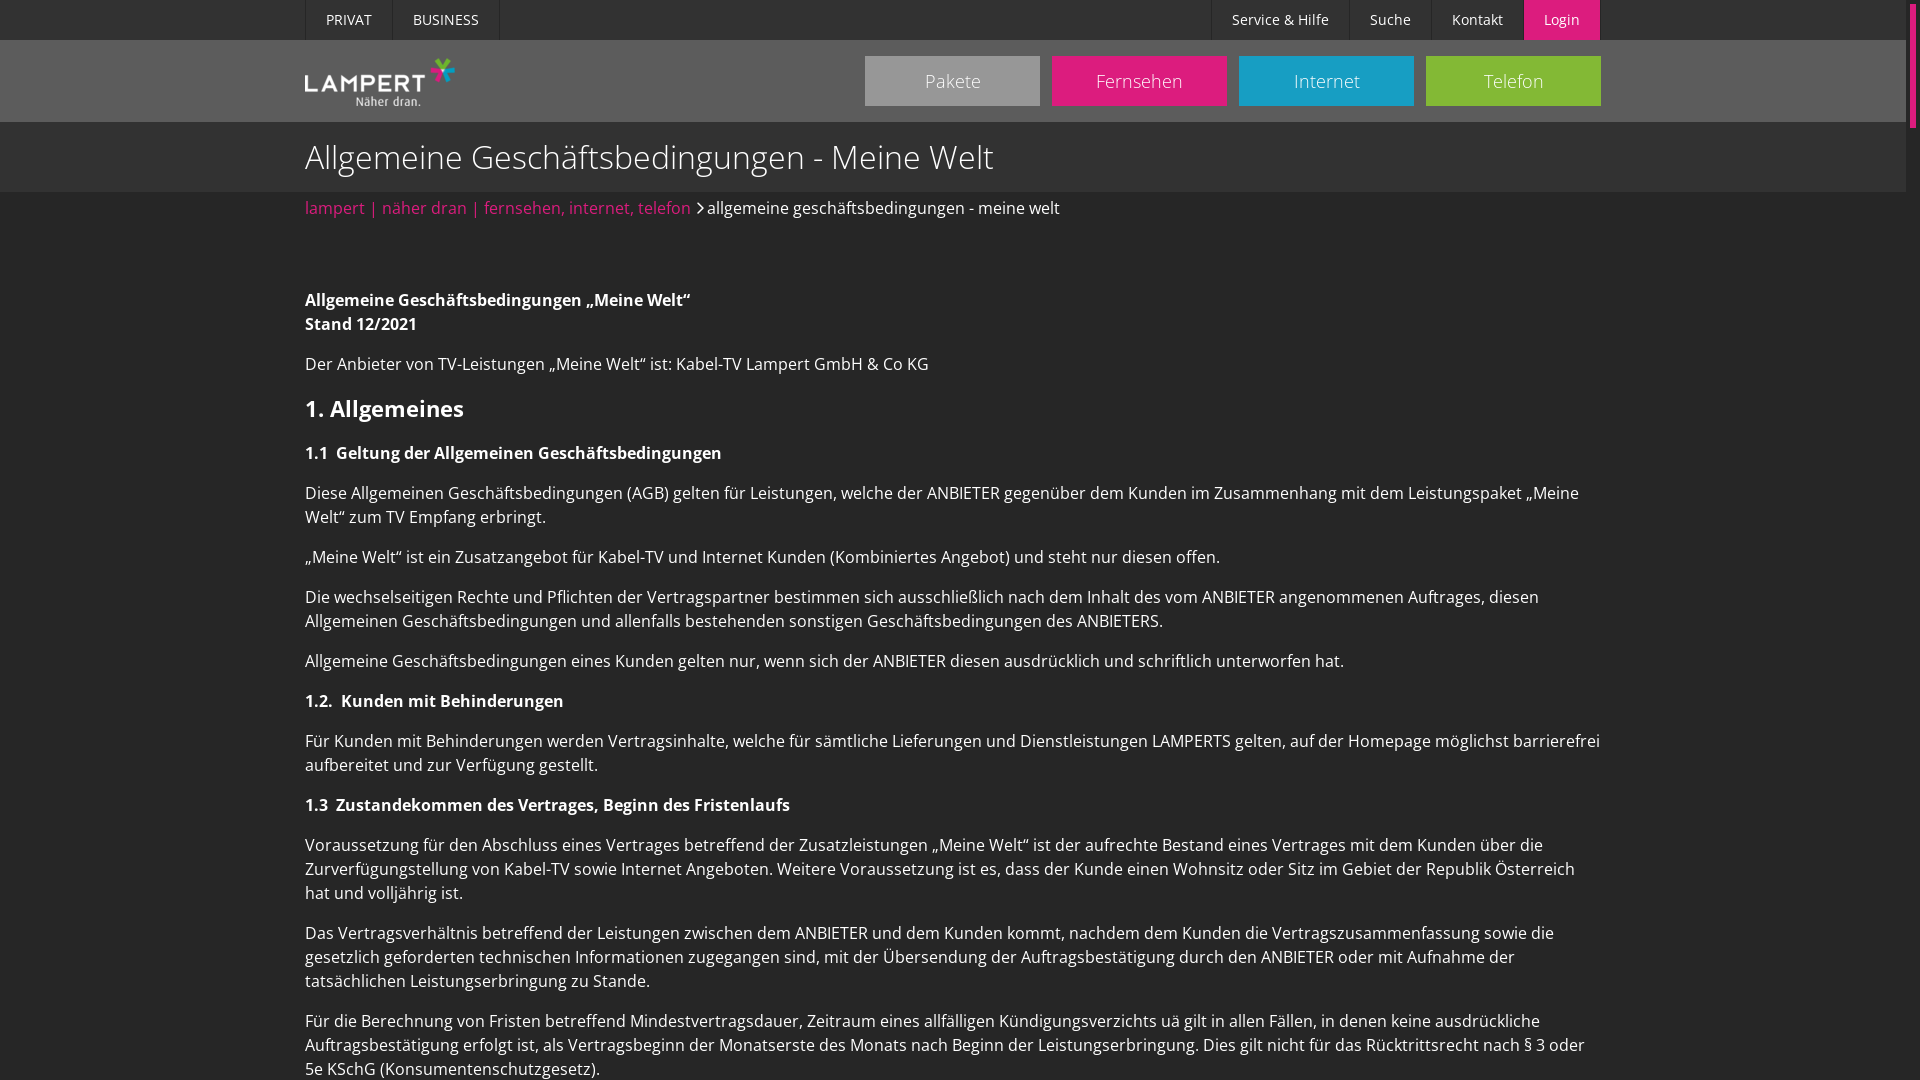  What do you see at coordinates (1280, 19) in the screenshot?
I see `'Service & Hilfe'` at bounding box center [1280, 19].